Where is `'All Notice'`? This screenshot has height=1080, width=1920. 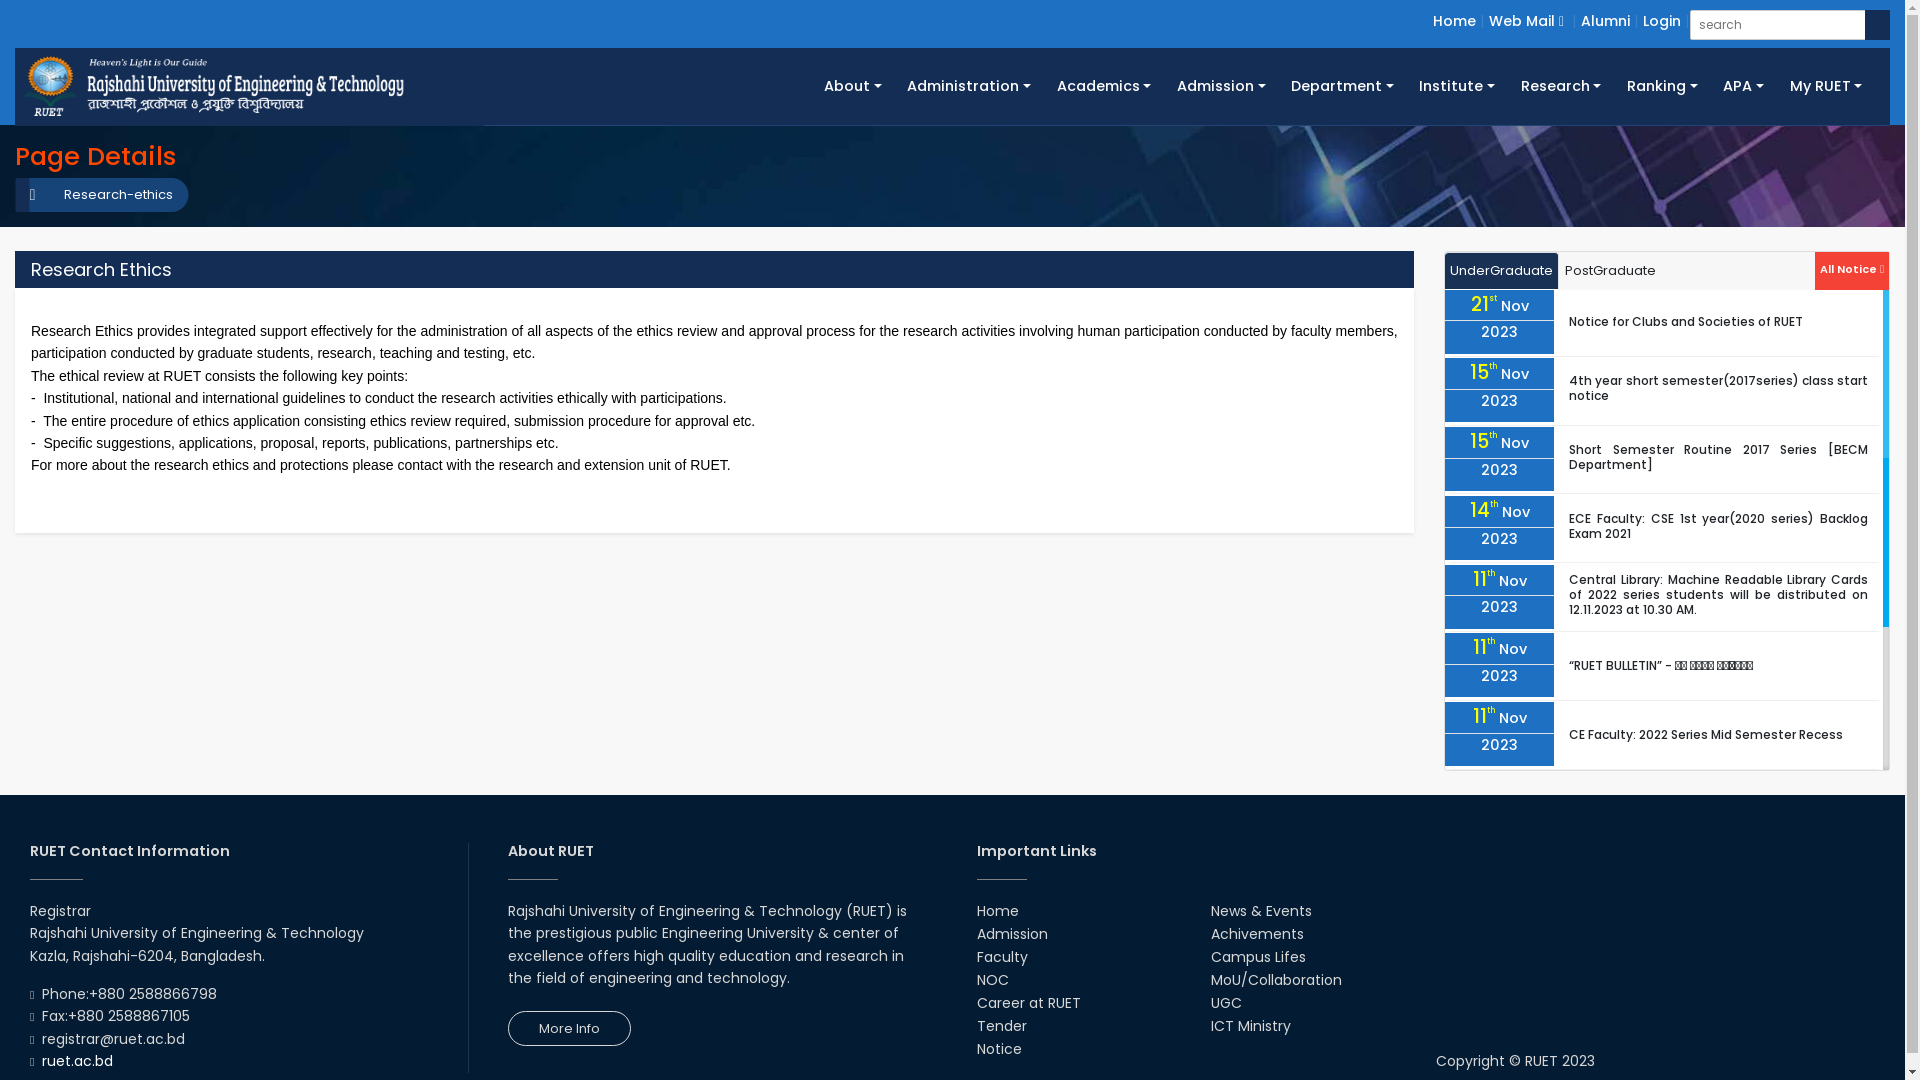 'All Notice' is located at coordinates (1851, 266).